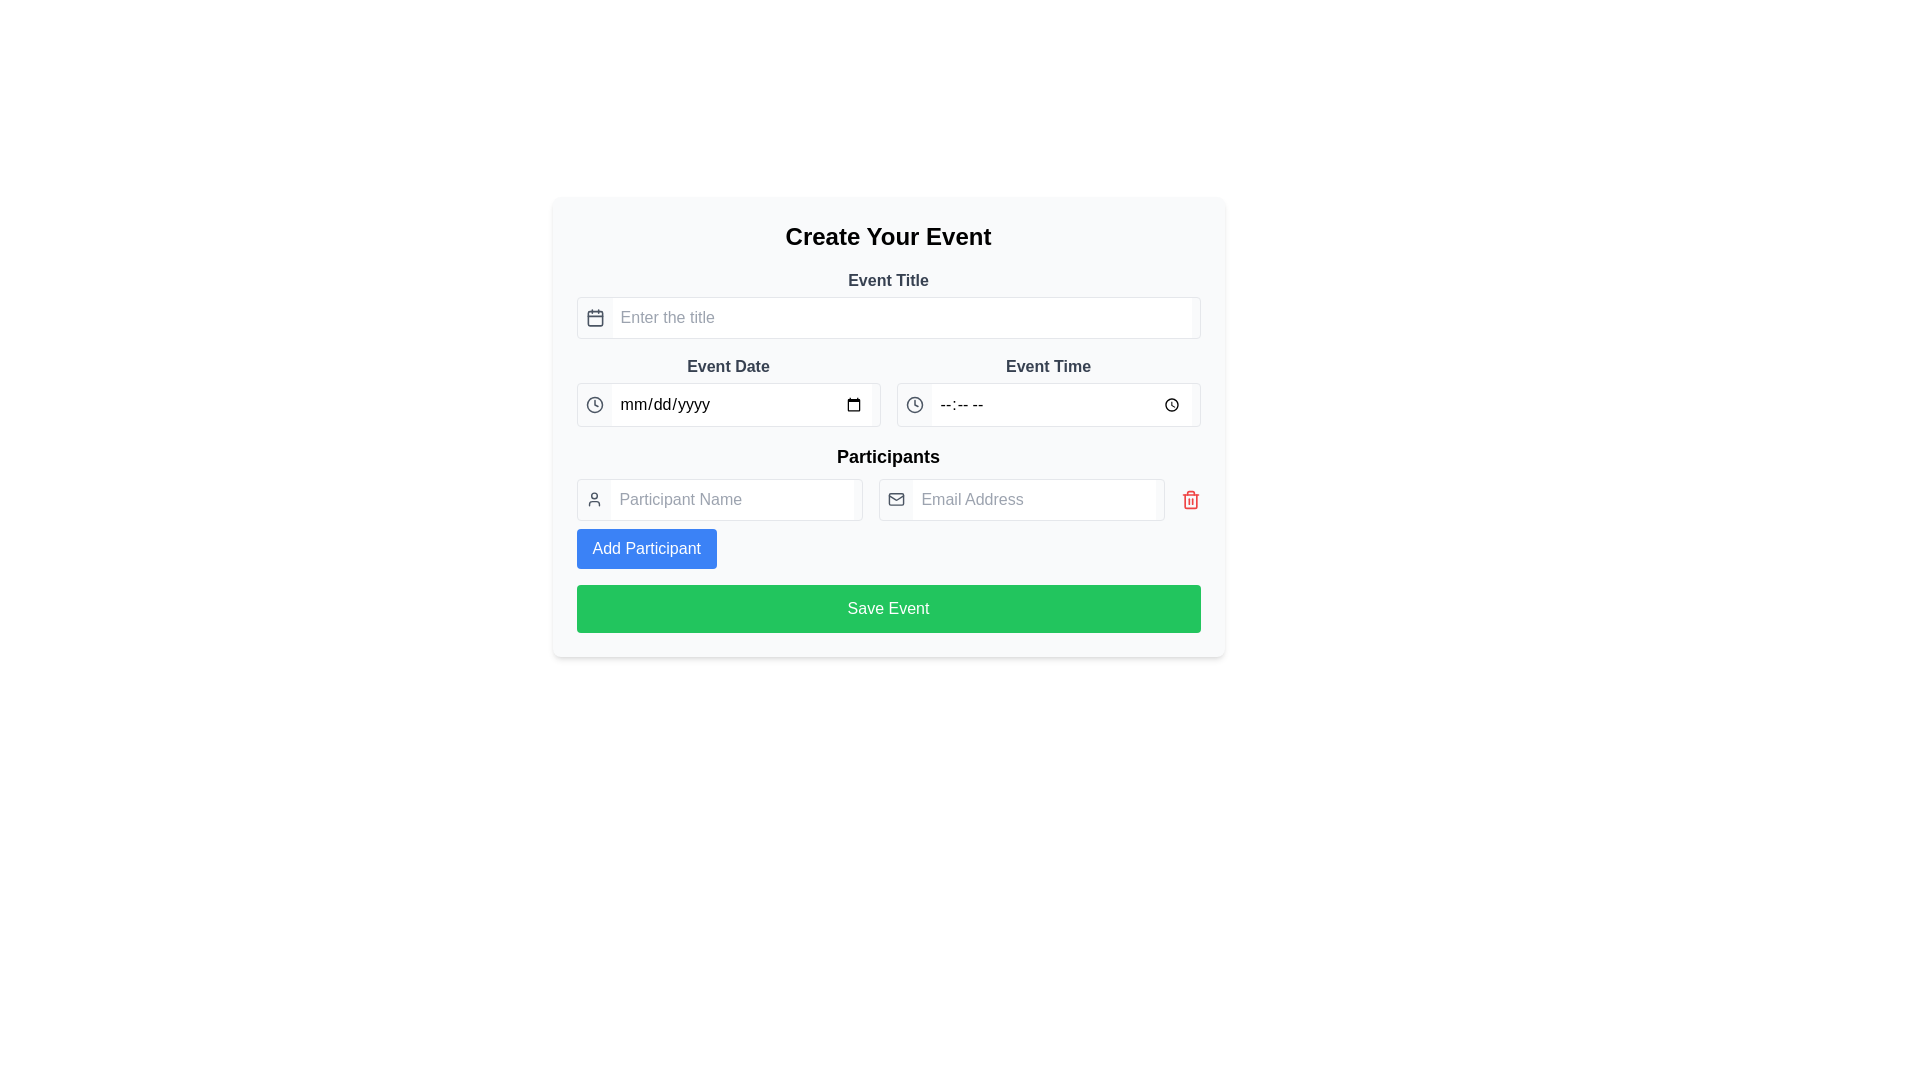  What do you see at coordinates (887, 456) in the screenshot?
I see `the Text label that indicates the section for participant-related fields` at bounding box center [887, 456].